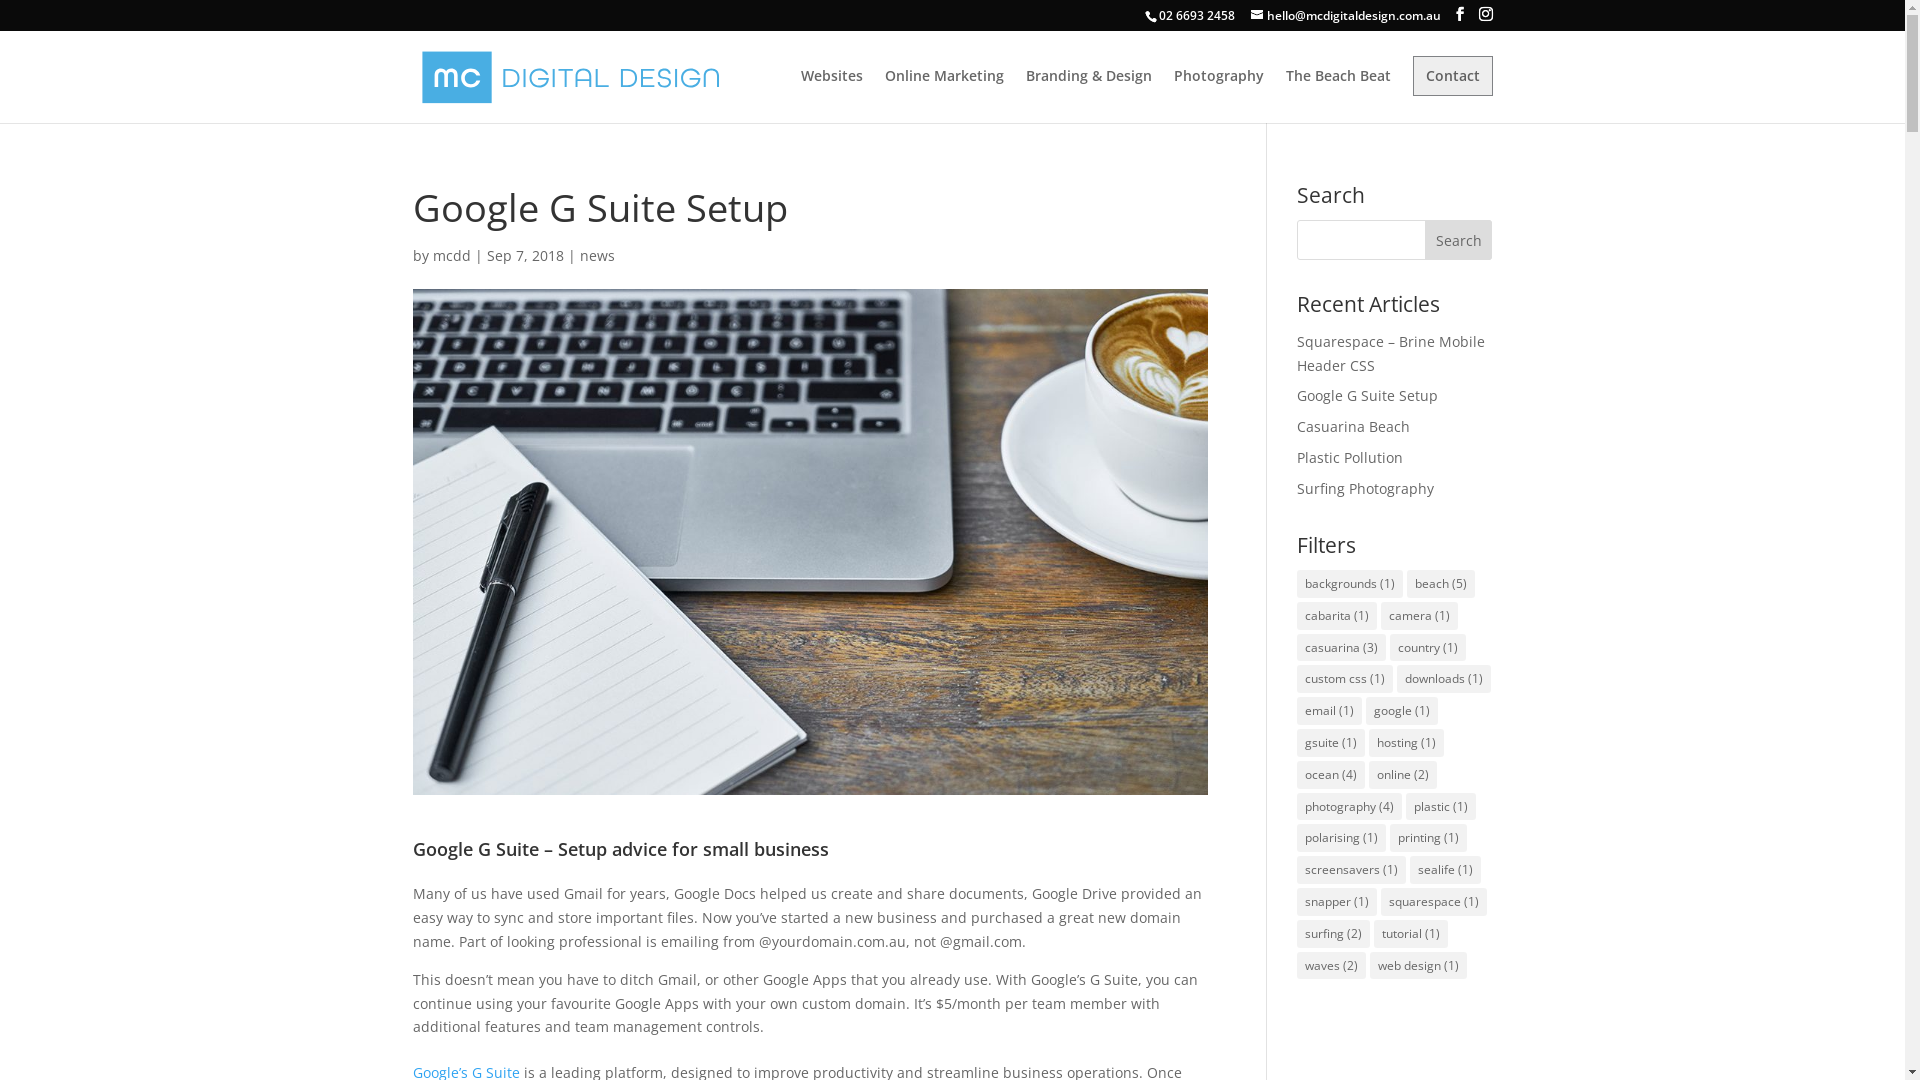 Image resolution: width=1920 pixels, height=1080 pixels. What do you see at coordinates (1395, 677) in the screenshot?
I see `'downloads (1)'` at bounding box center [1395, 677].